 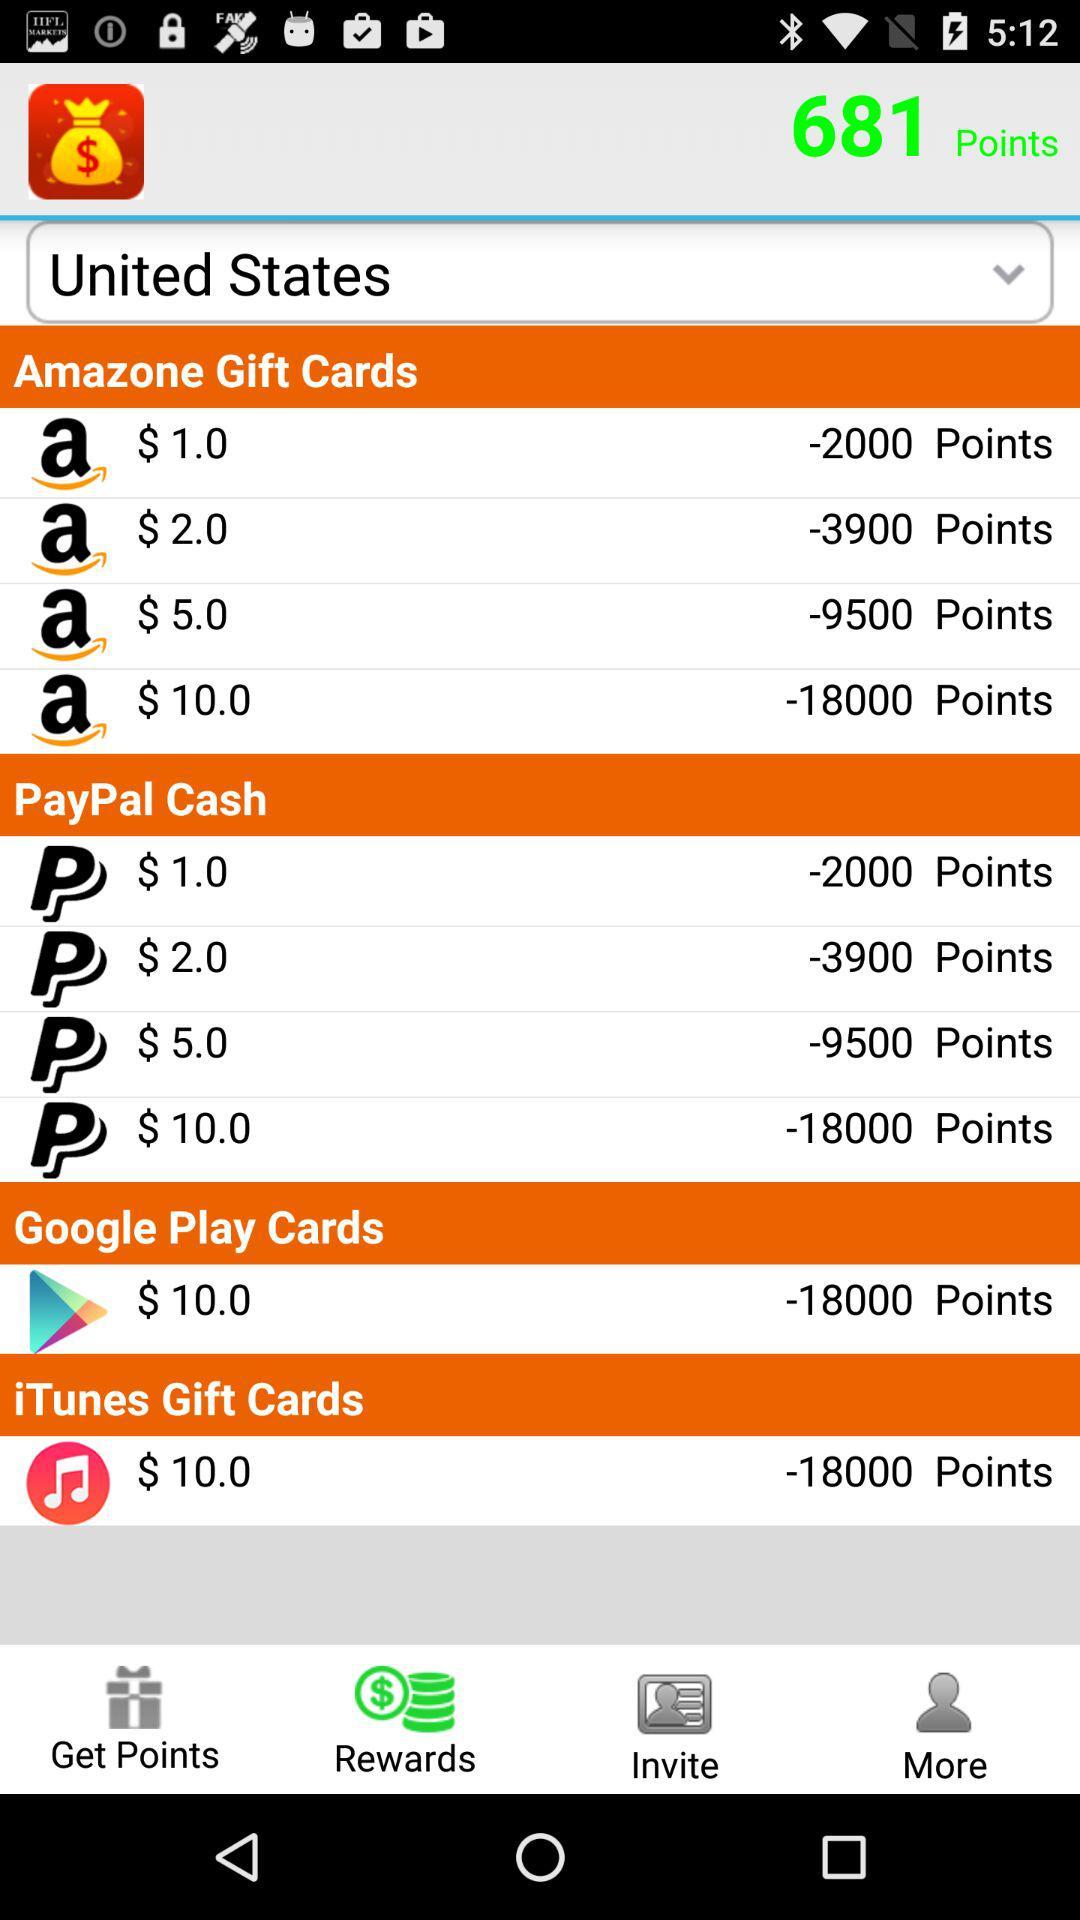 I want to click on item to the left of rewards, so click(x=135, y=1718).